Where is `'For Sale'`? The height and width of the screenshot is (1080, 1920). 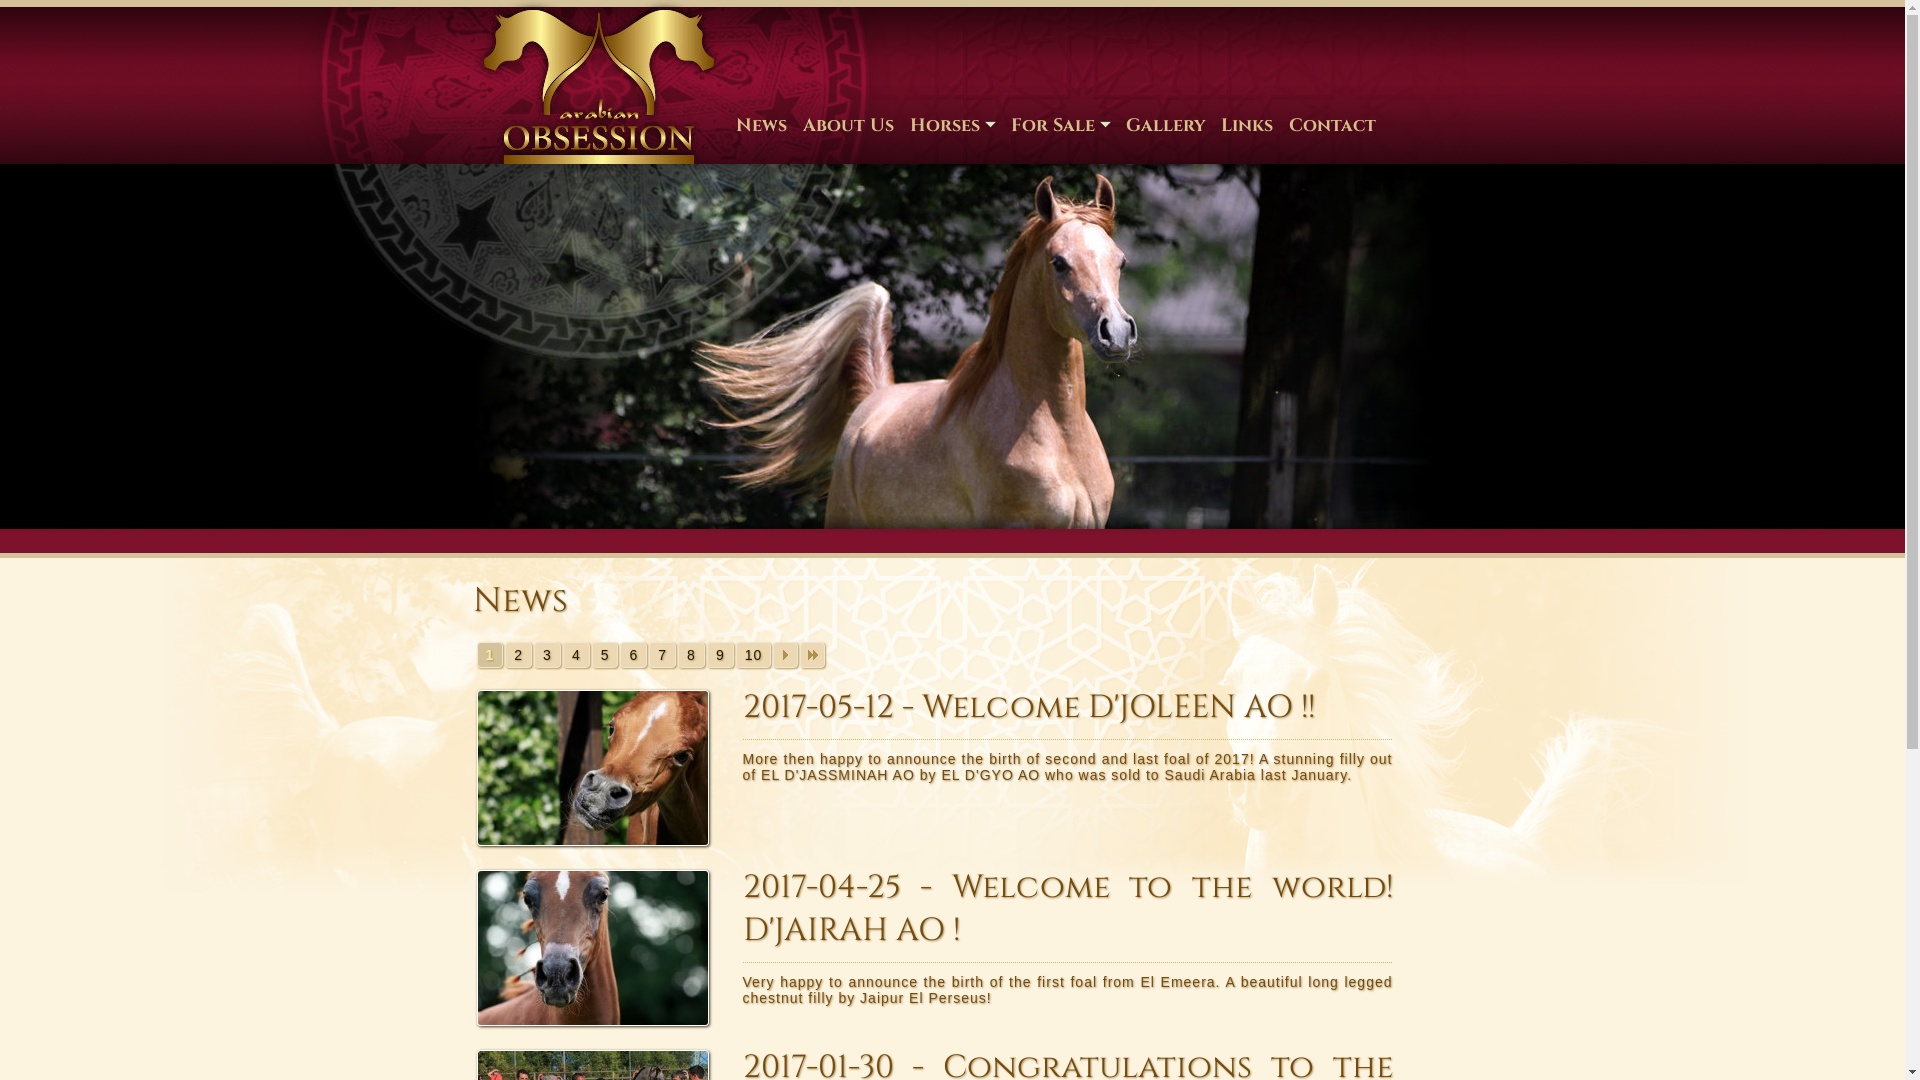 'For Sale' is located at coordinates (1002, 124).